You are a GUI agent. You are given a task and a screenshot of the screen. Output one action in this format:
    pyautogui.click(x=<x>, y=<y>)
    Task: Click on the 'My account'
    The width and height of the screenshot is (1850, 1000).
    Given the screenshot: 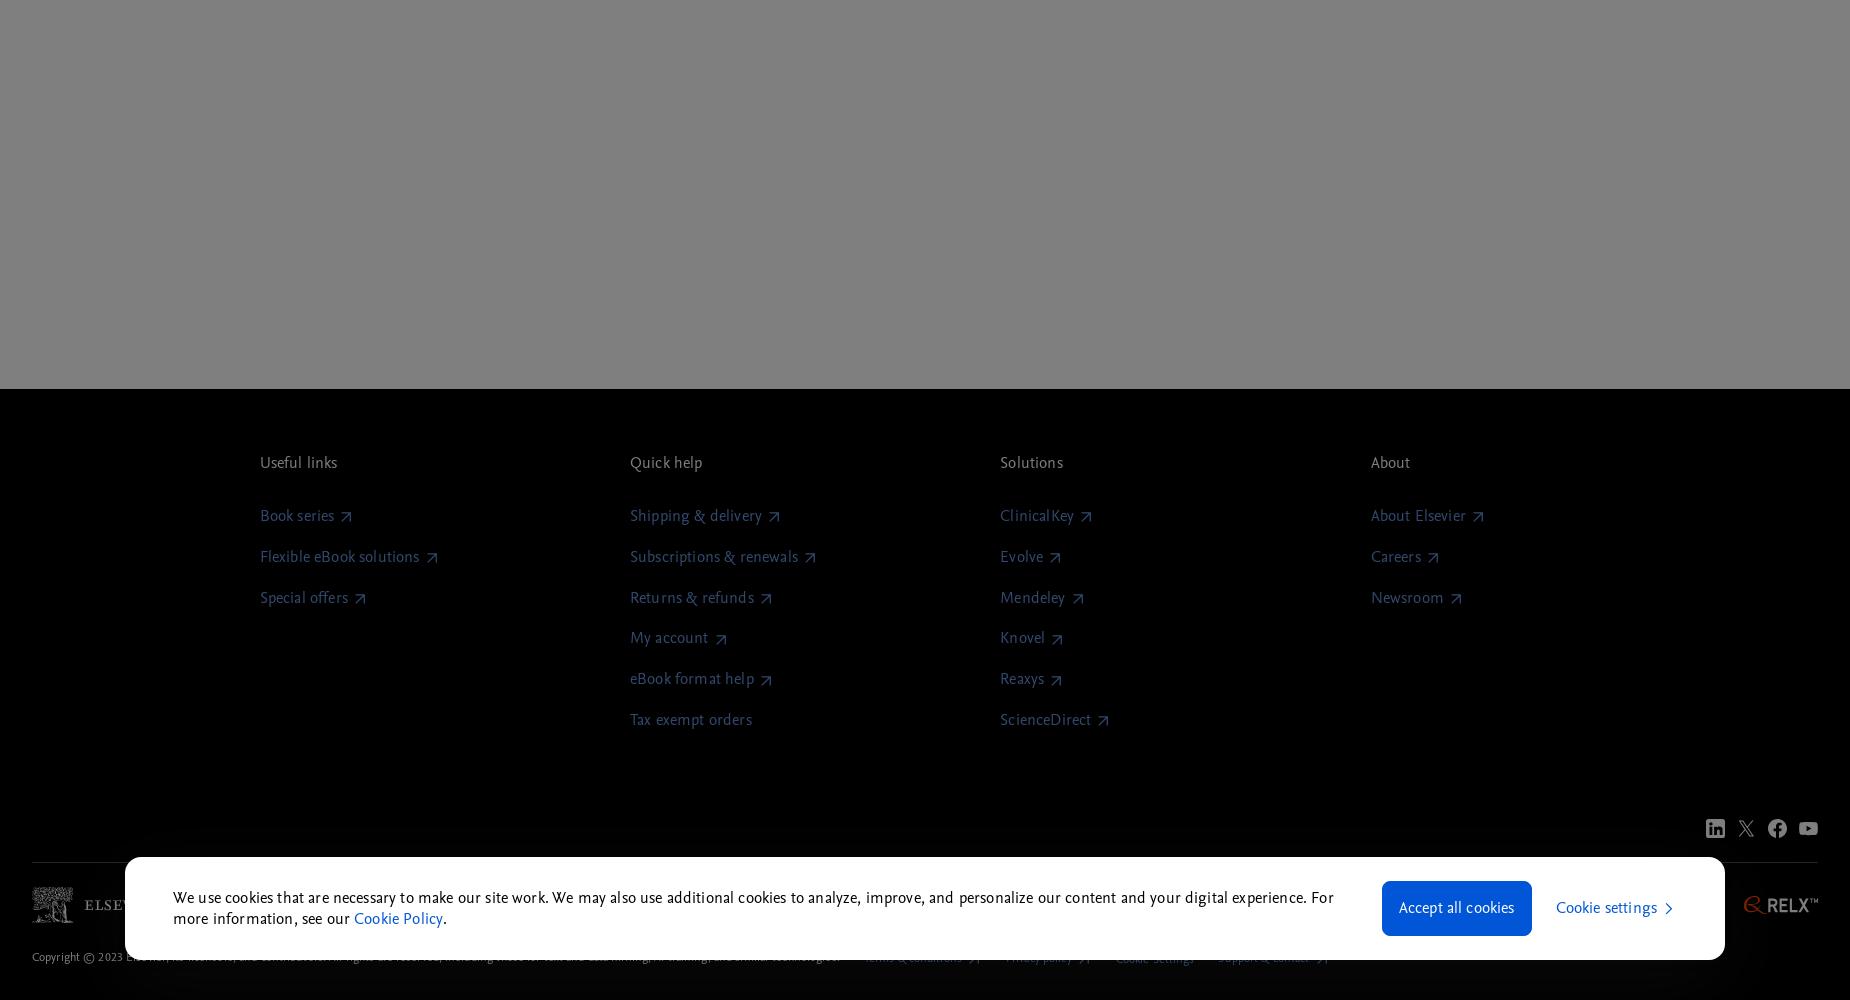 What is the action you would take?
    pyautogui.click(x=668, y=638)
    